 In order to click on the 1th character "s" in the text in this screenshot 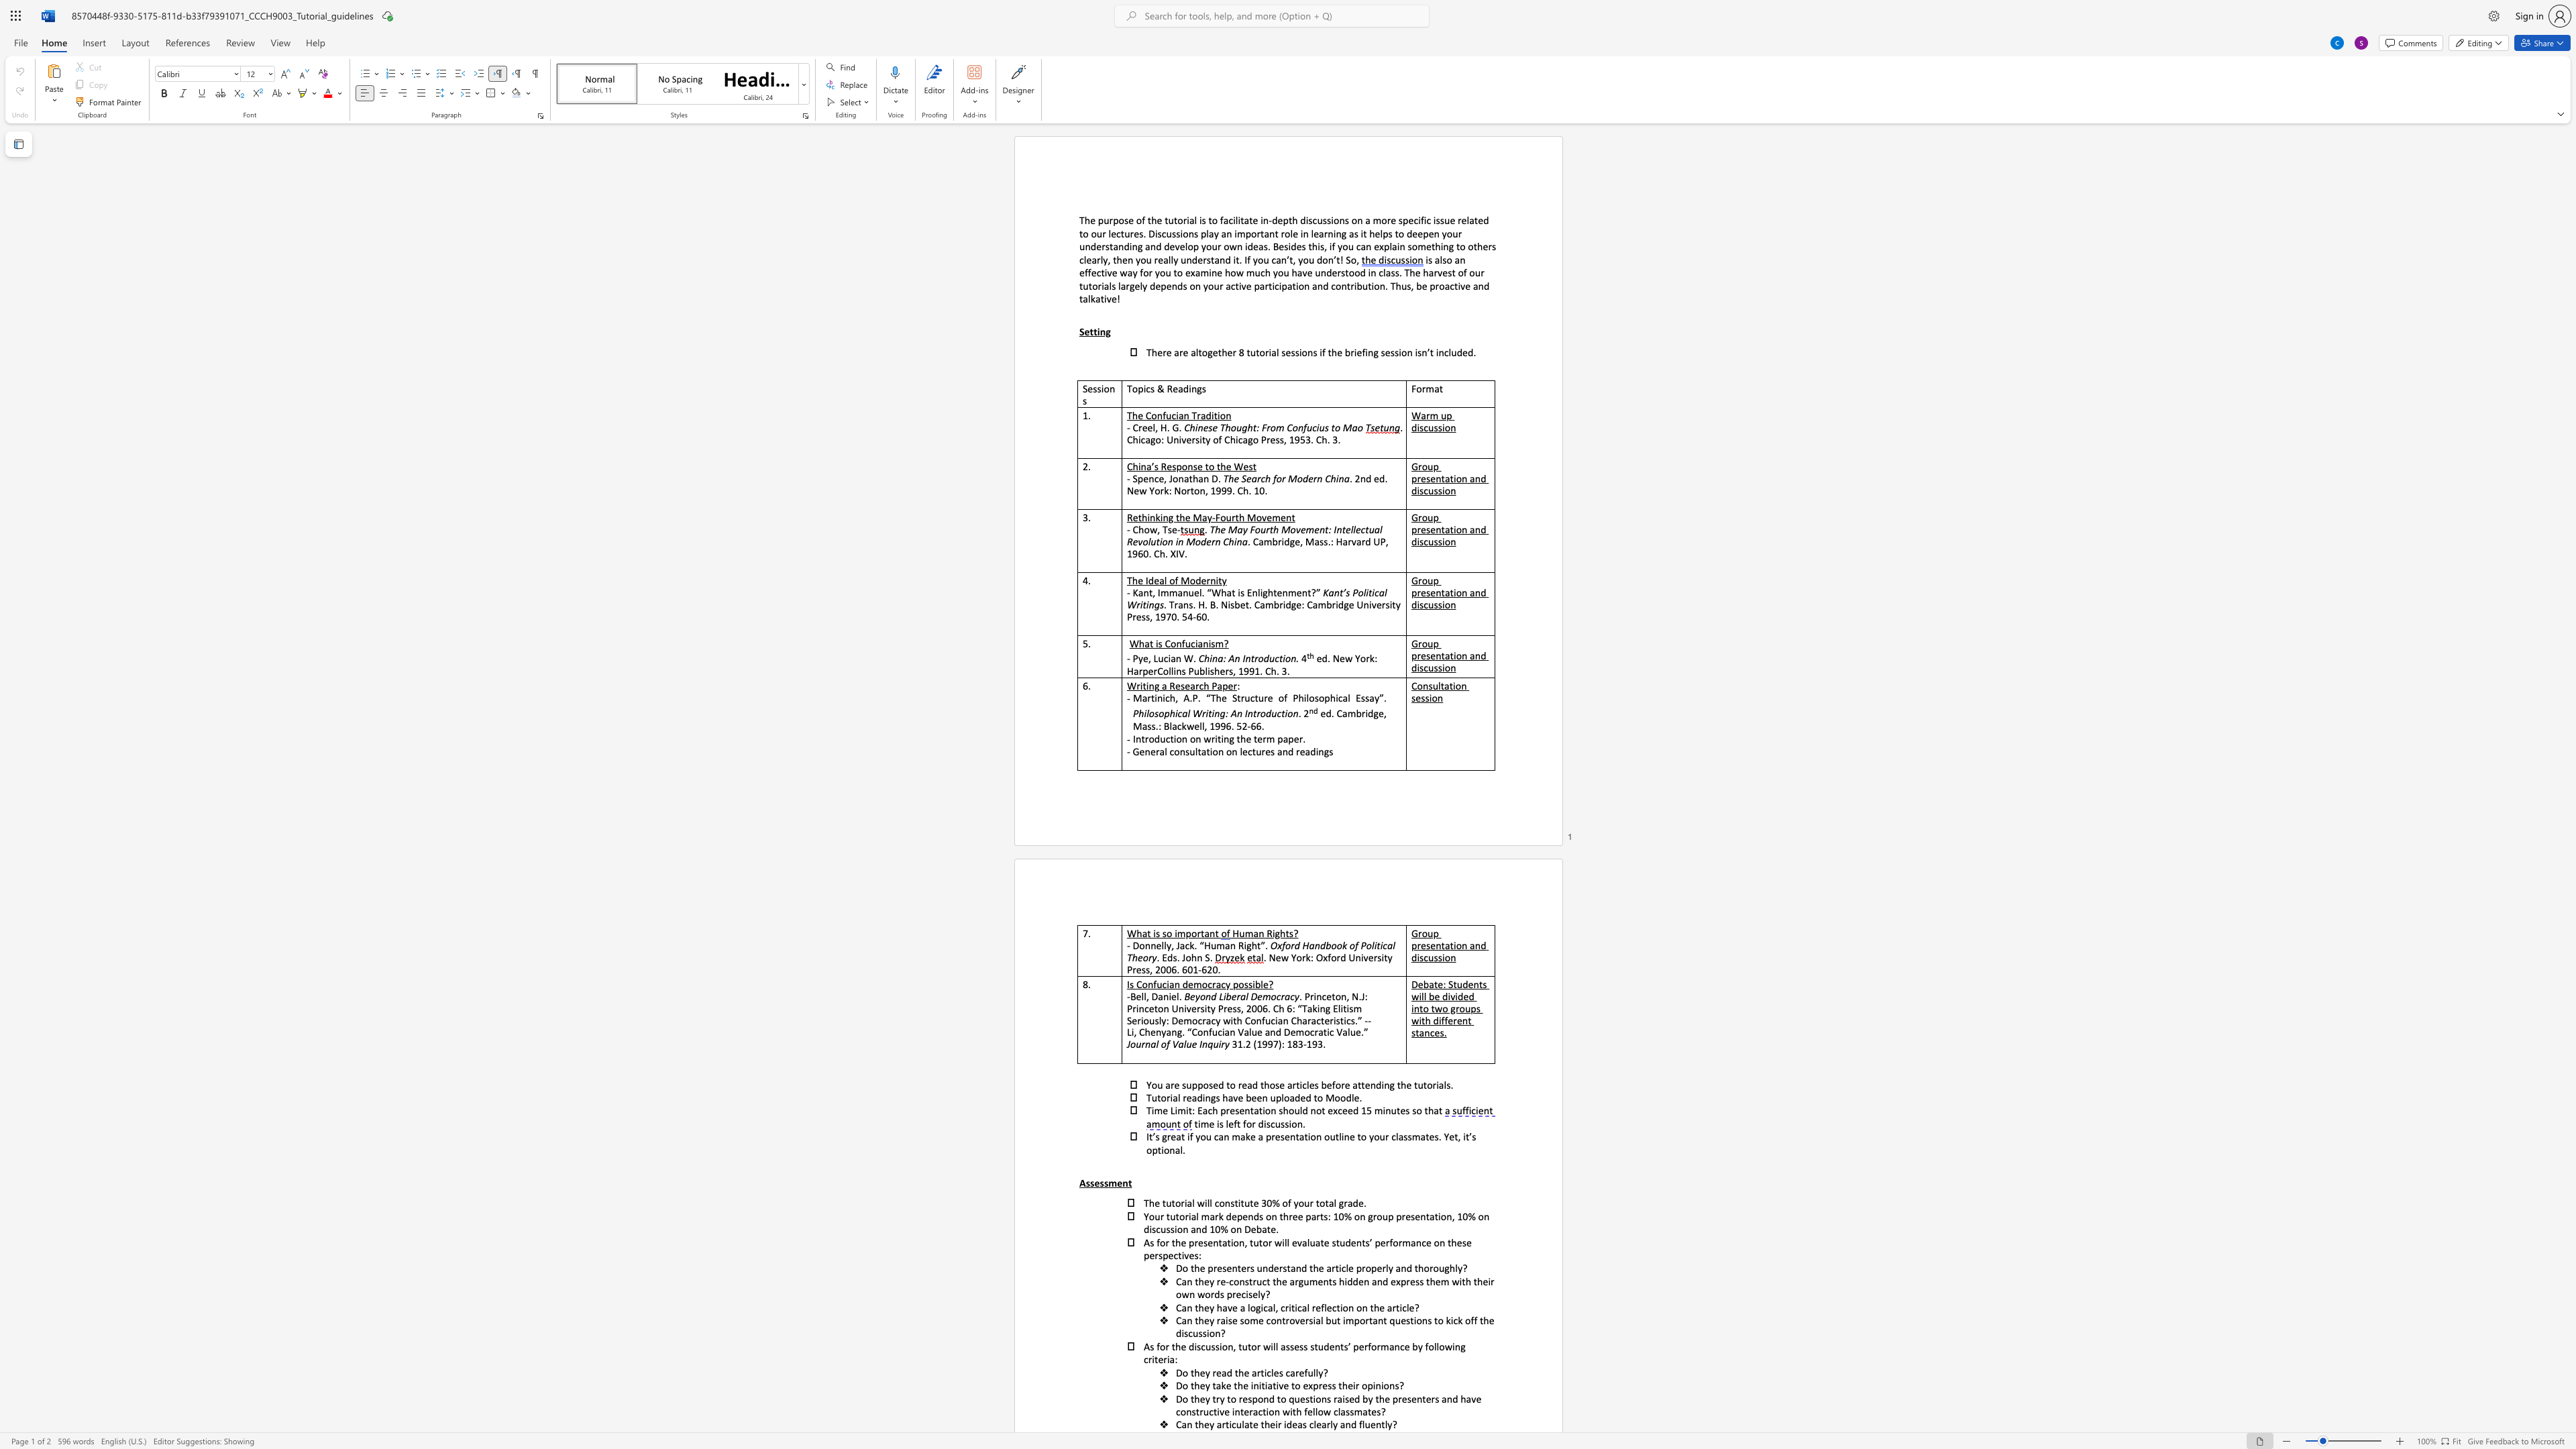, I will do `click(1430, 259)`.